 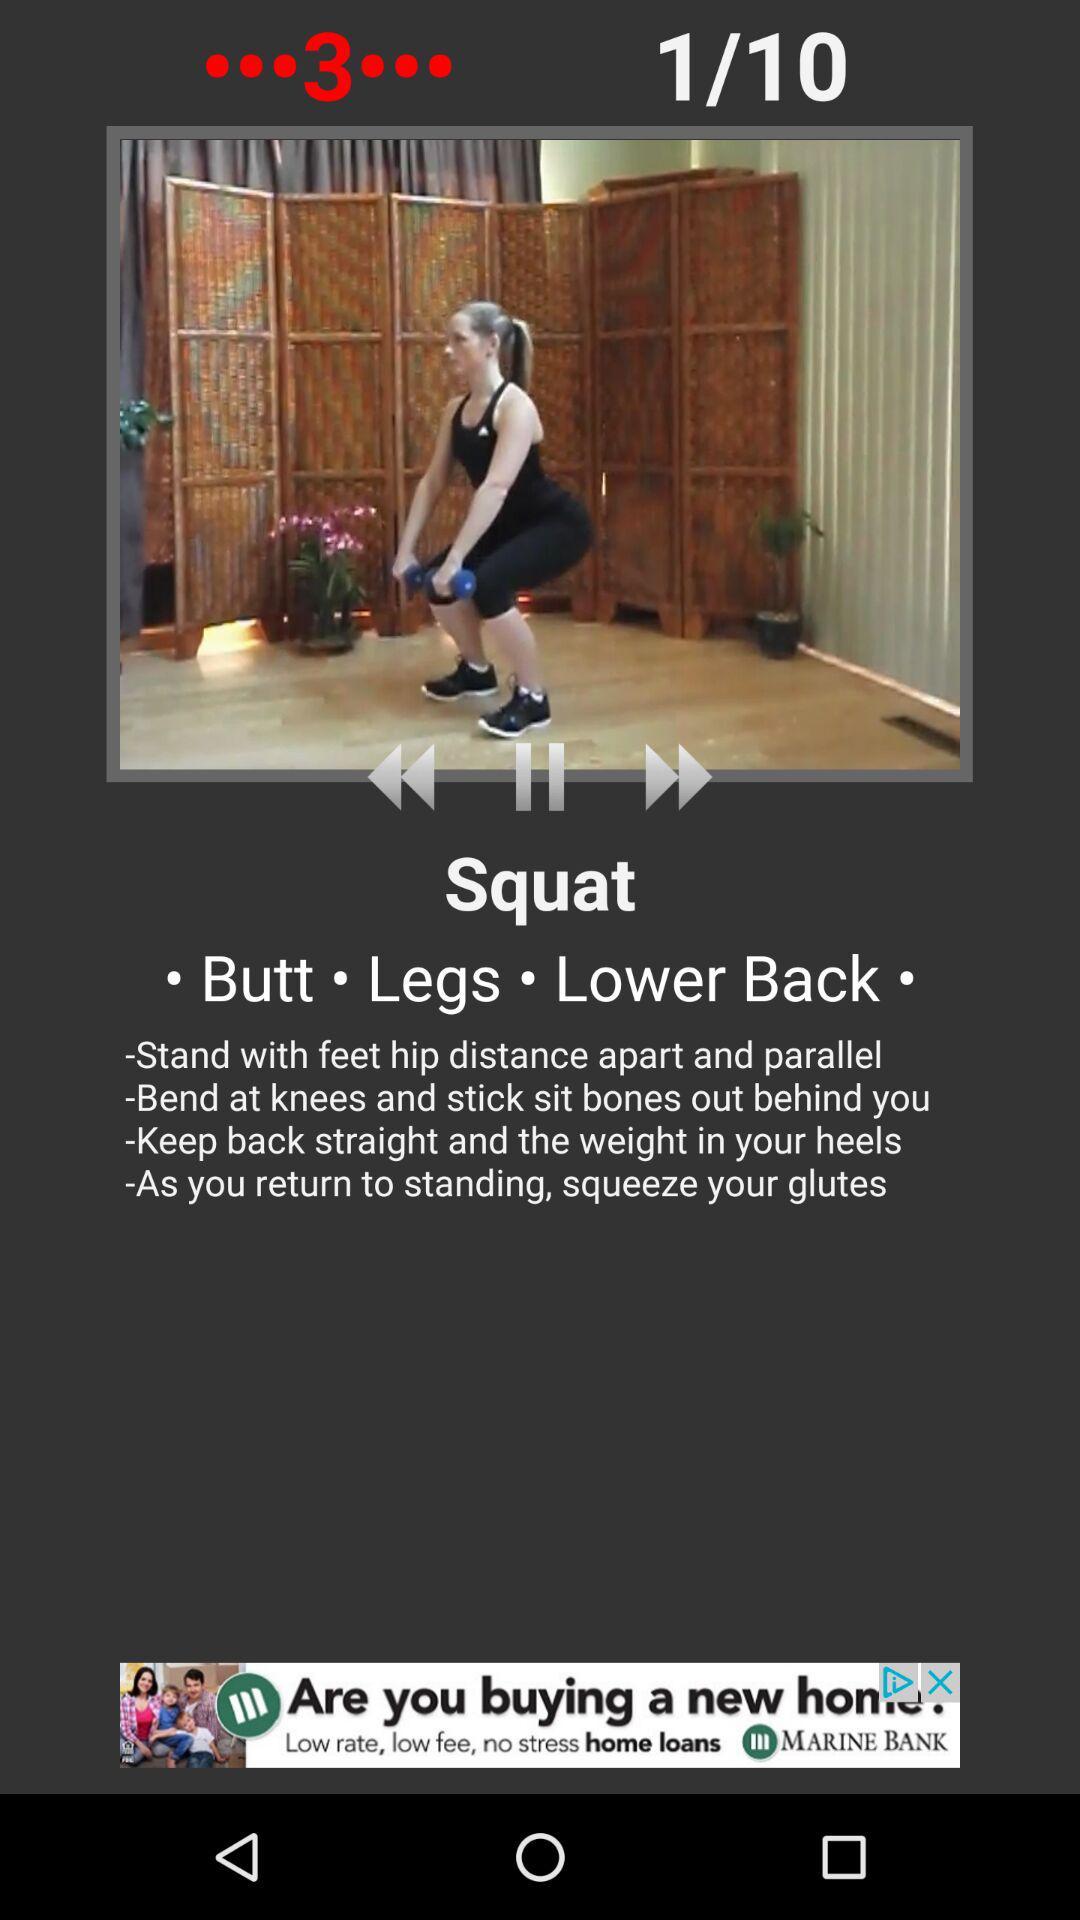 What do you see at coordinates (407, 776) in the screenshot?
I see `previous video` at bounding box center [407, 776].